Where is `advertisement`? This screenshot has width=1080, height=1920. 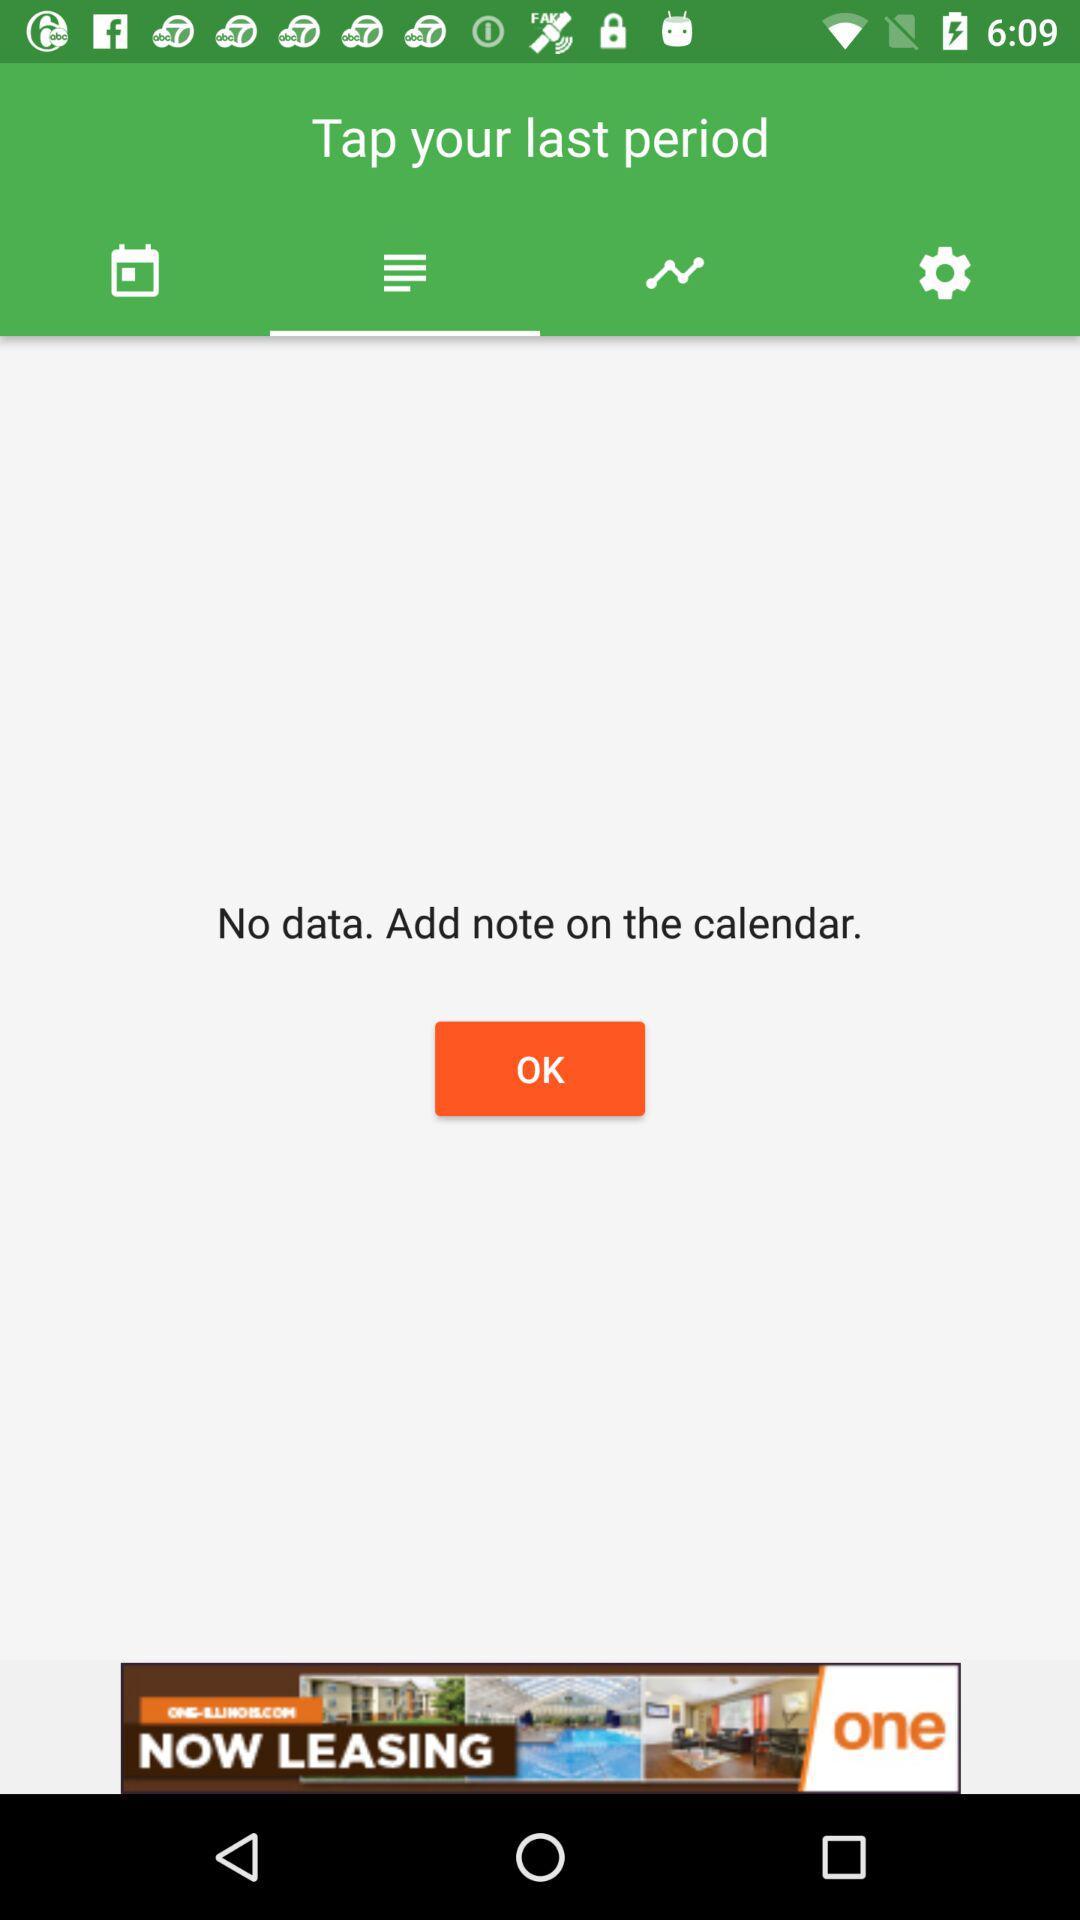
advertisement is located at coordinates (540, 1727).